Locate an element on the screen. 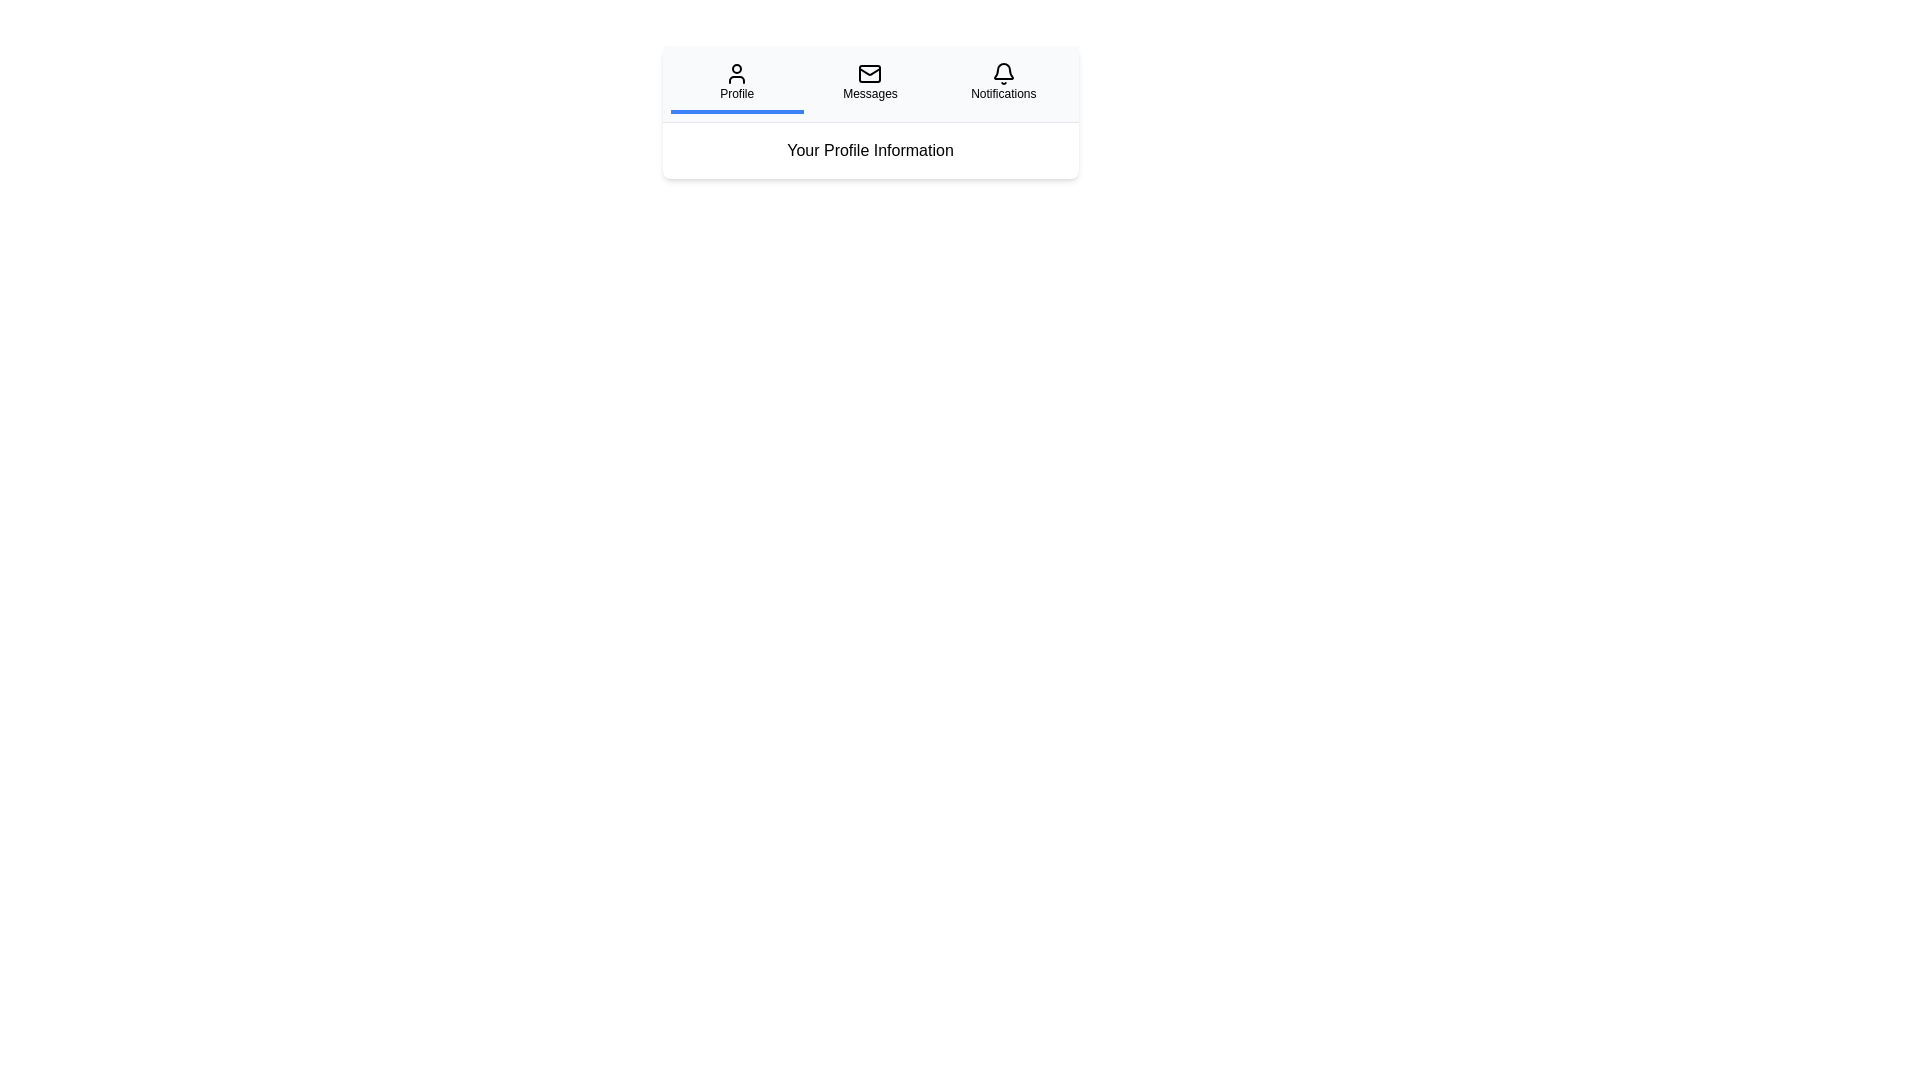 The image size is (1920, 1080). the text block displaying 'Your Profile Information' located centrally below the navigation bar is located at coordinates (870, 149).